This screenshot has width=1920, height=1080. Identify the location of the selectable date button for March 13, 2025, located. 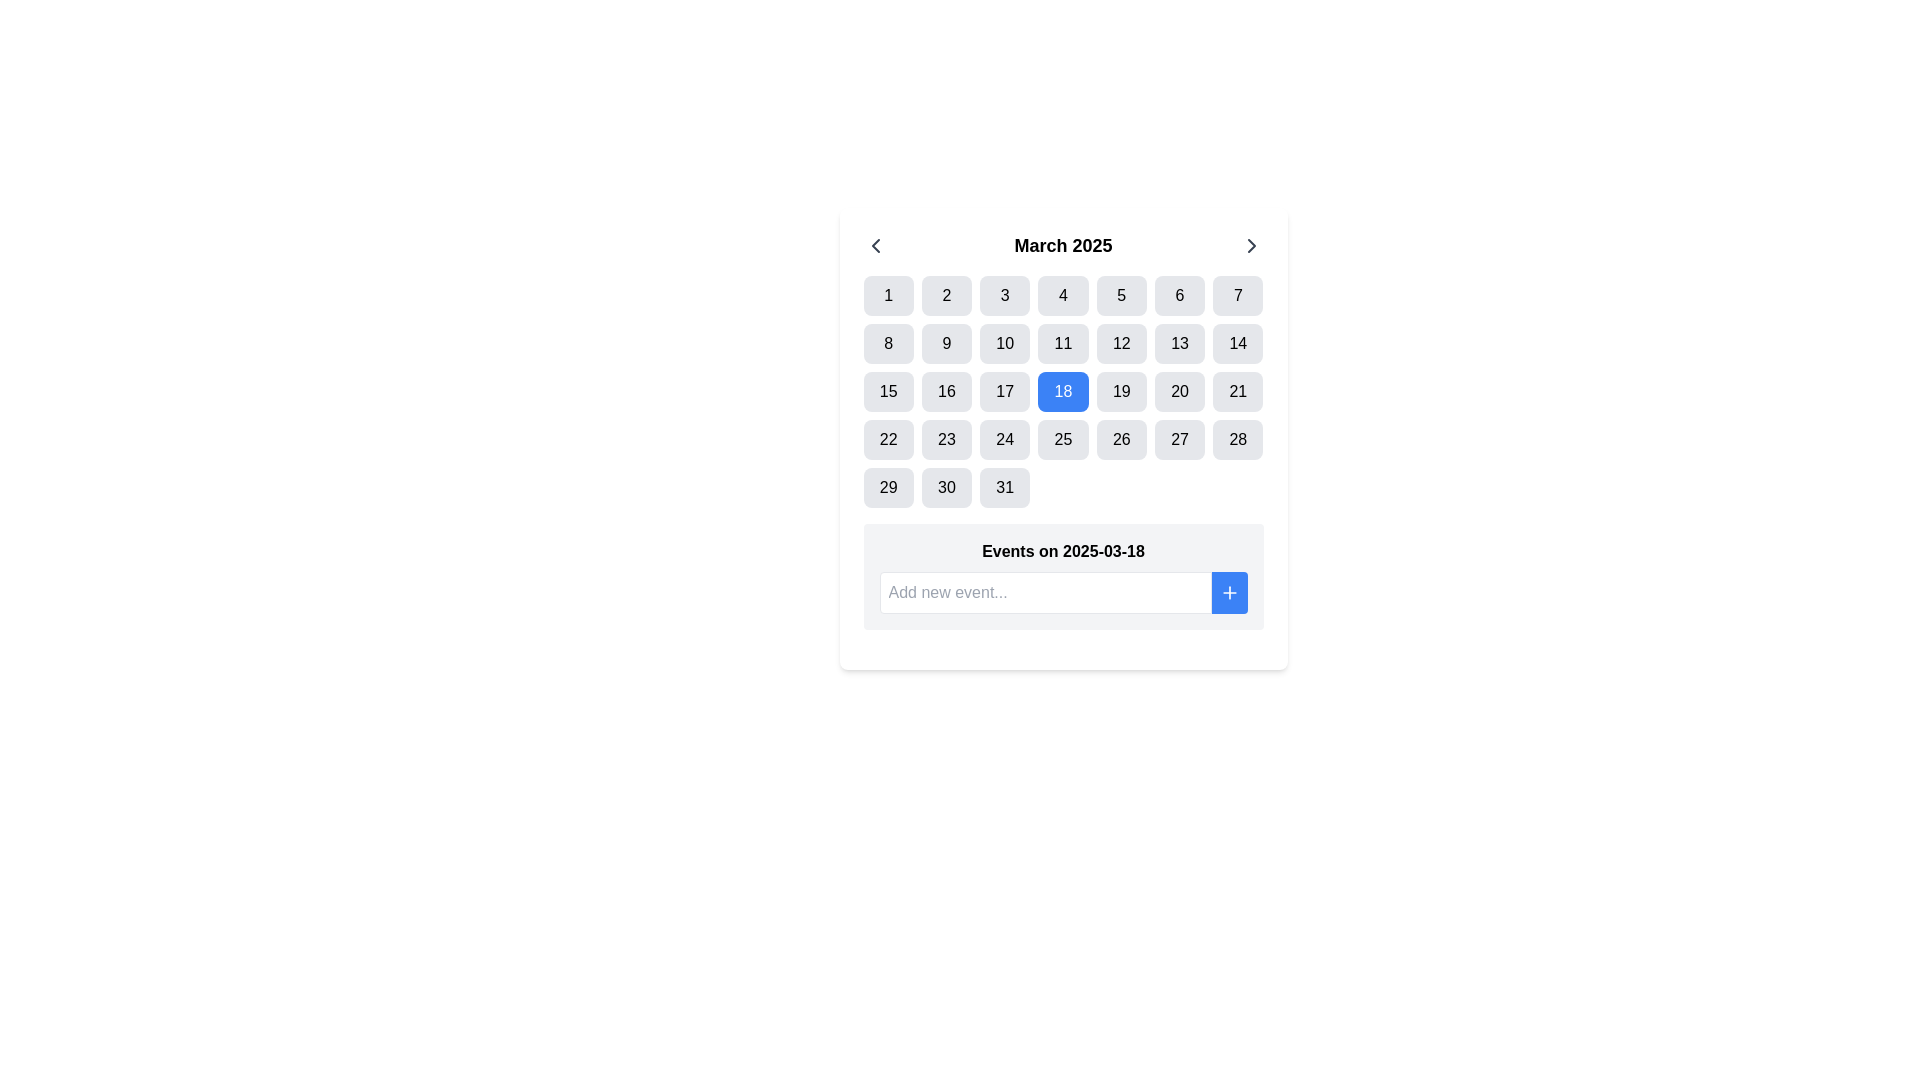
(1180, 342).